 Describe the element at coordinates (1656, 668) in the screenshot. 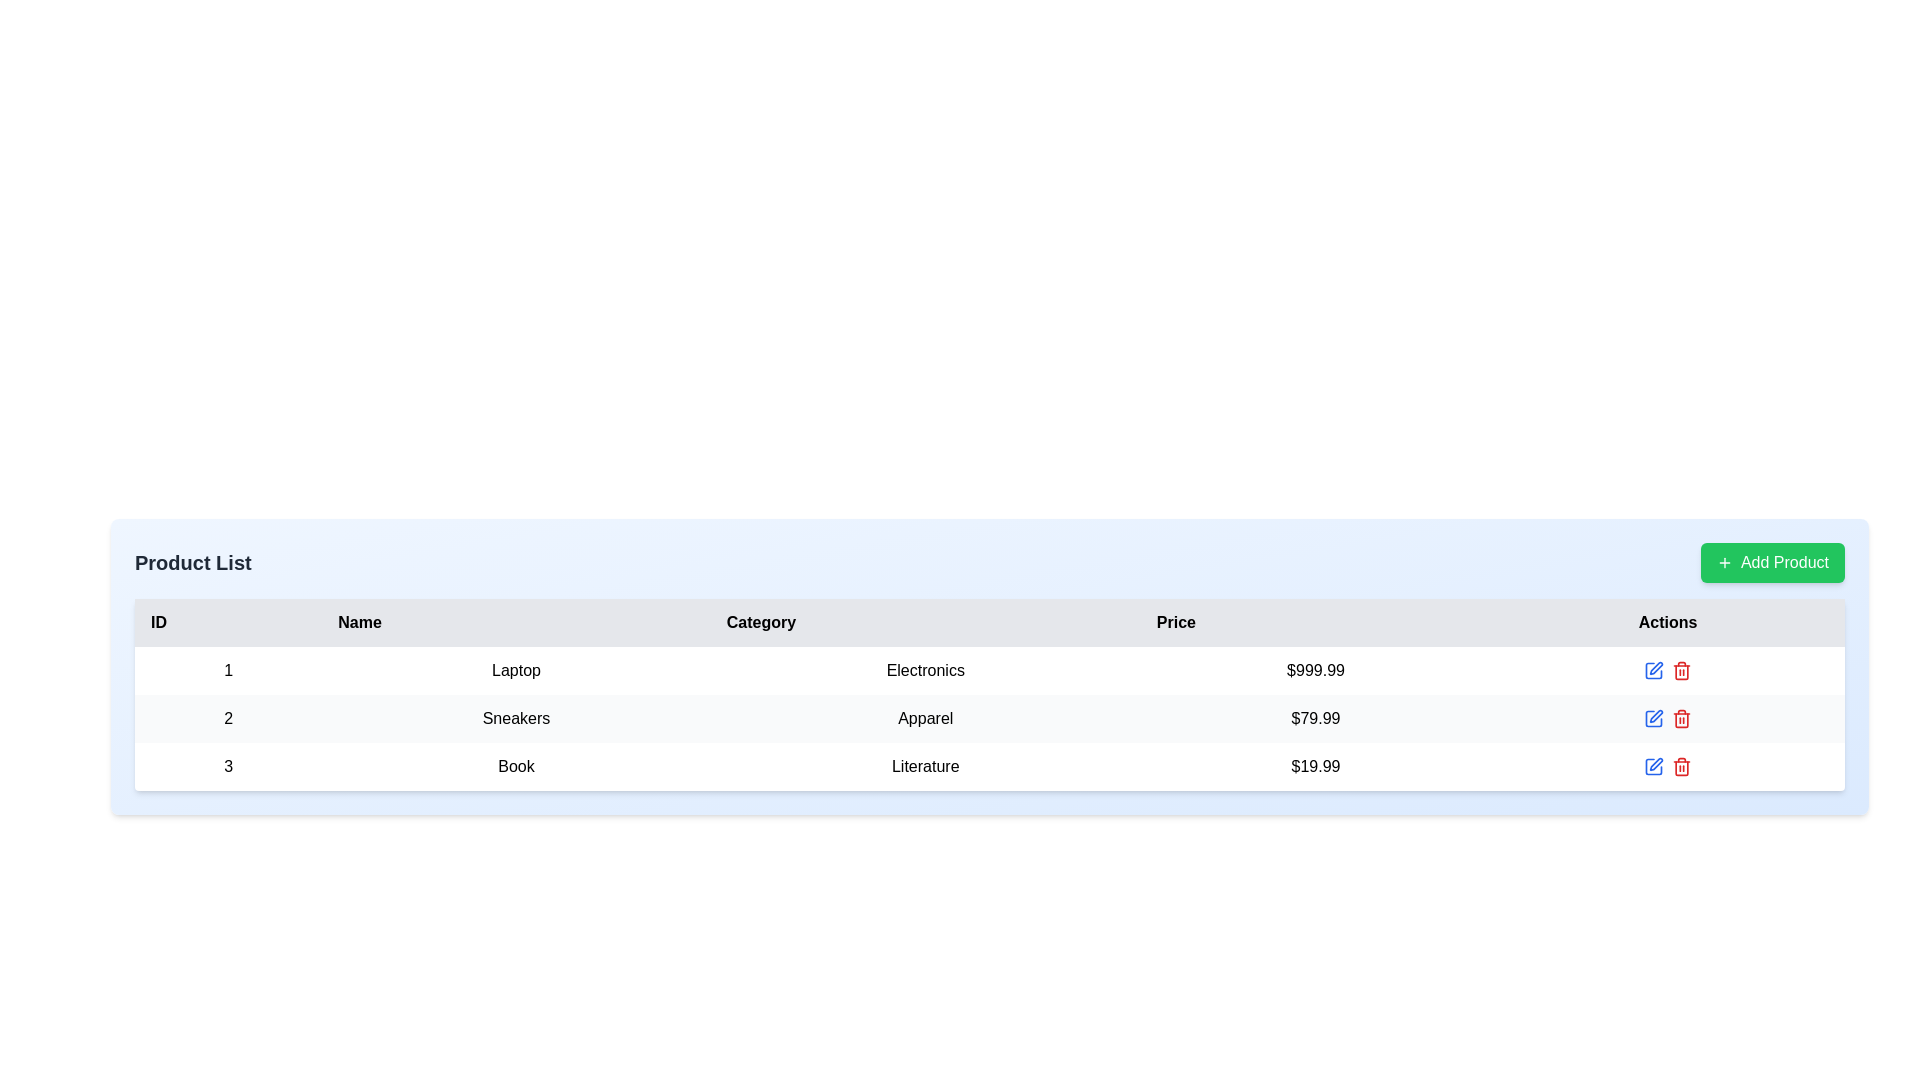

I see `the edit icon button represented as a pencil in the Actions column of the first row concerning the product 'Laptop'` at that location.